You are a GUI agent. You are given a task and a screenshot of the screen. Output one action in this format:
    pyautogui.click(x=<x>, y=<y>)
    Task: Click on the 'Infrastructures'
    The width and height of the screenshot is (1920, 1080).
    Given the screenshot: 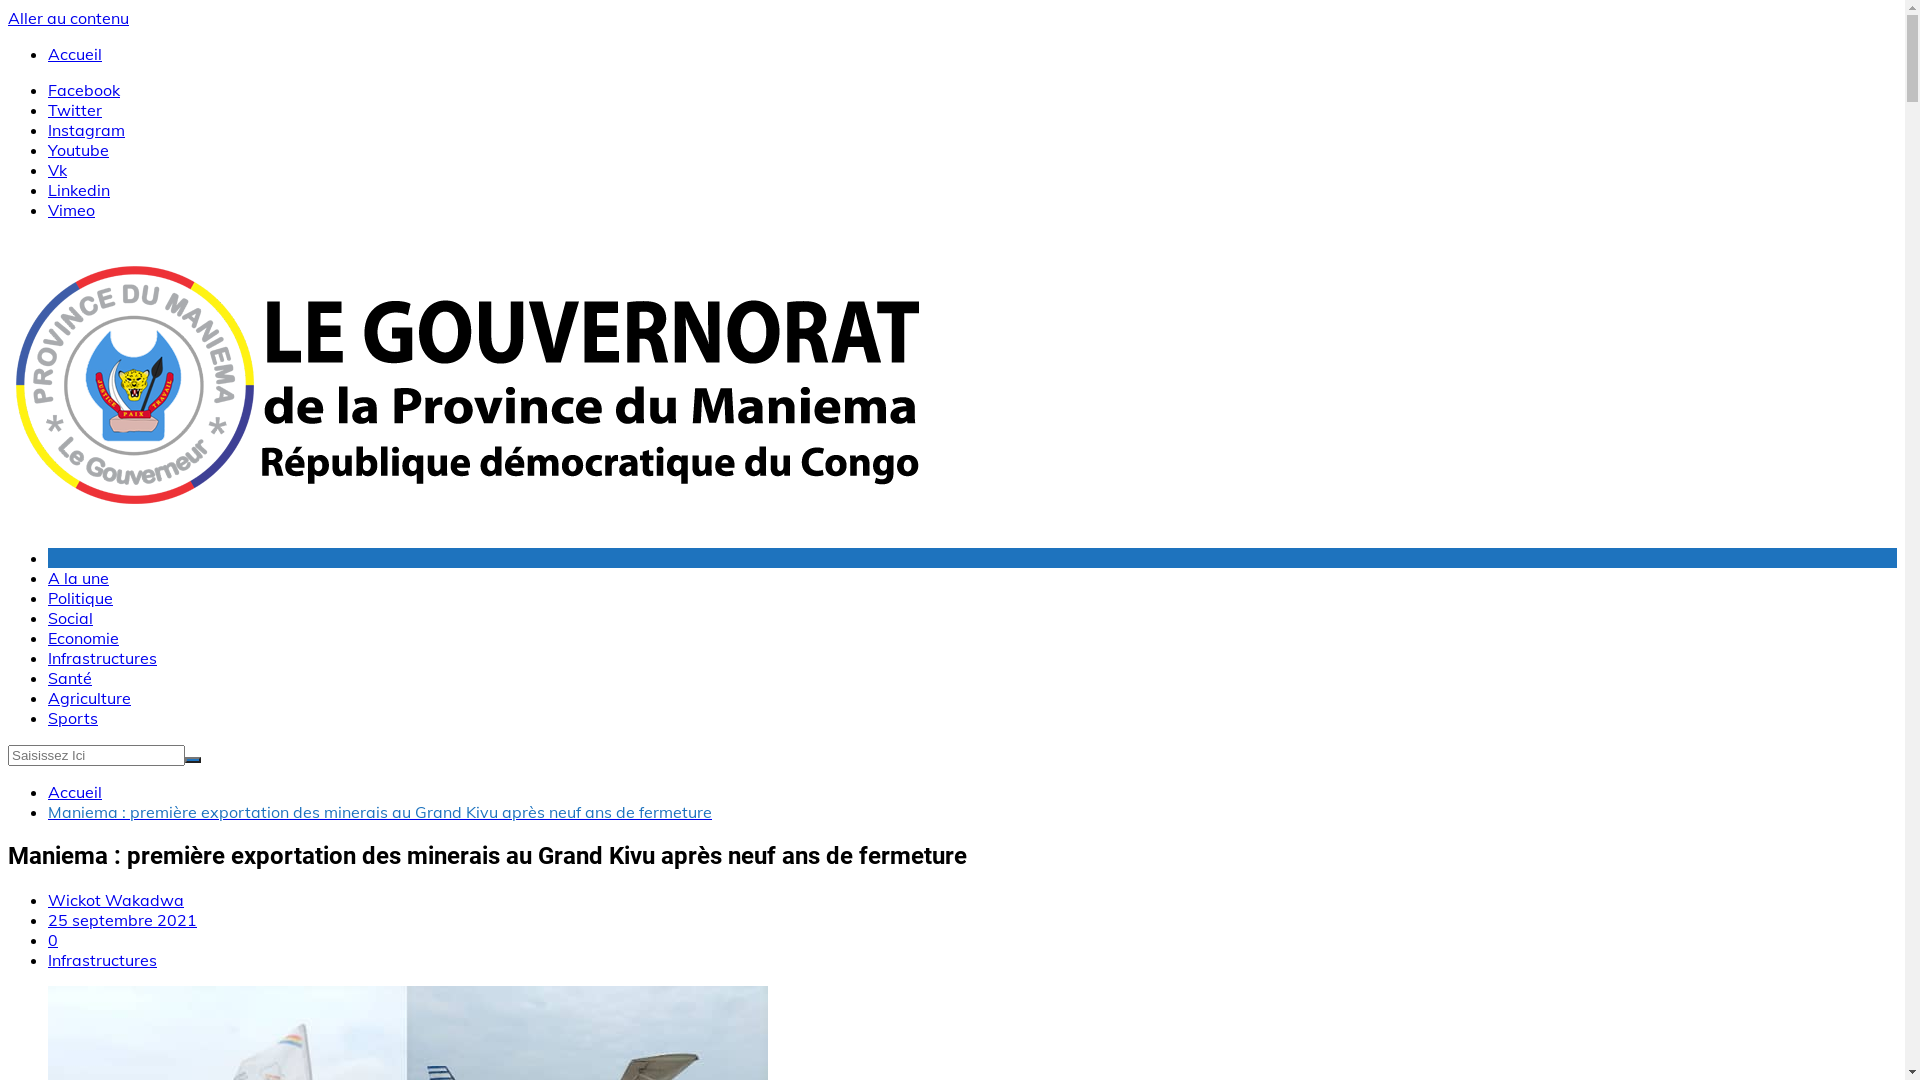 What is the action you would take?
    pyautogui.click(x=101, y=658)
    